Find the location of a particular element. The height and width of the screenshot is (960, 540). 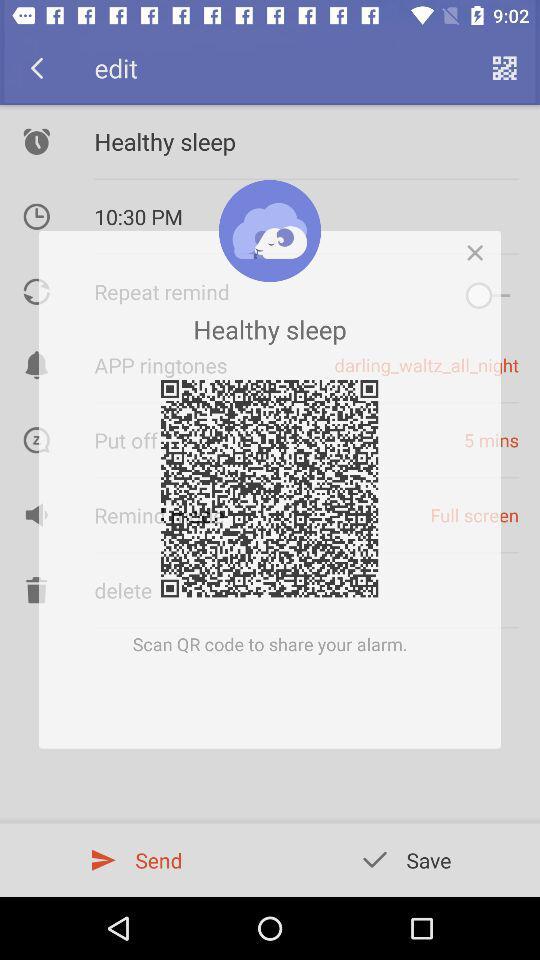

item above scan qr code is located at coordinates (479, 246).